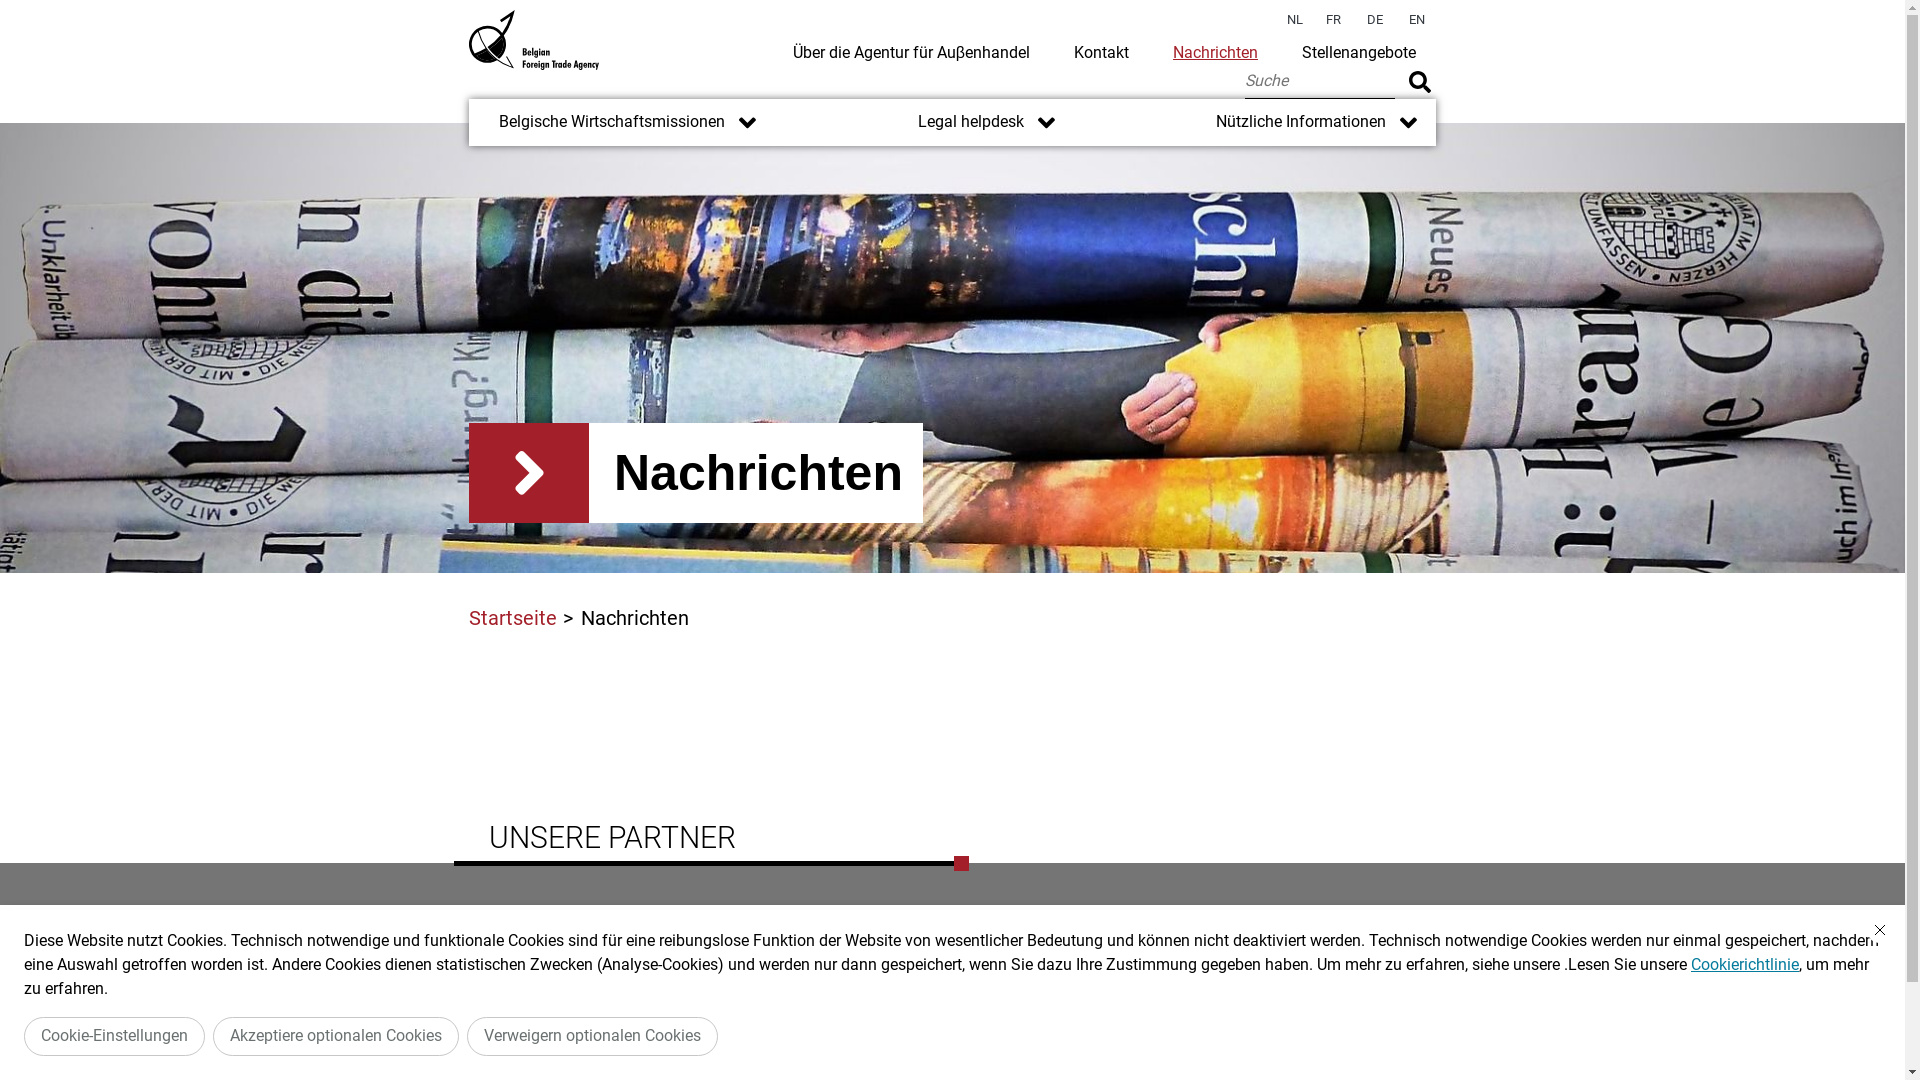 The image size is (1920, 1080). Describe the element at coordinates (1407, 122) in the screenshot. I see `'Open submenu'` at that location.